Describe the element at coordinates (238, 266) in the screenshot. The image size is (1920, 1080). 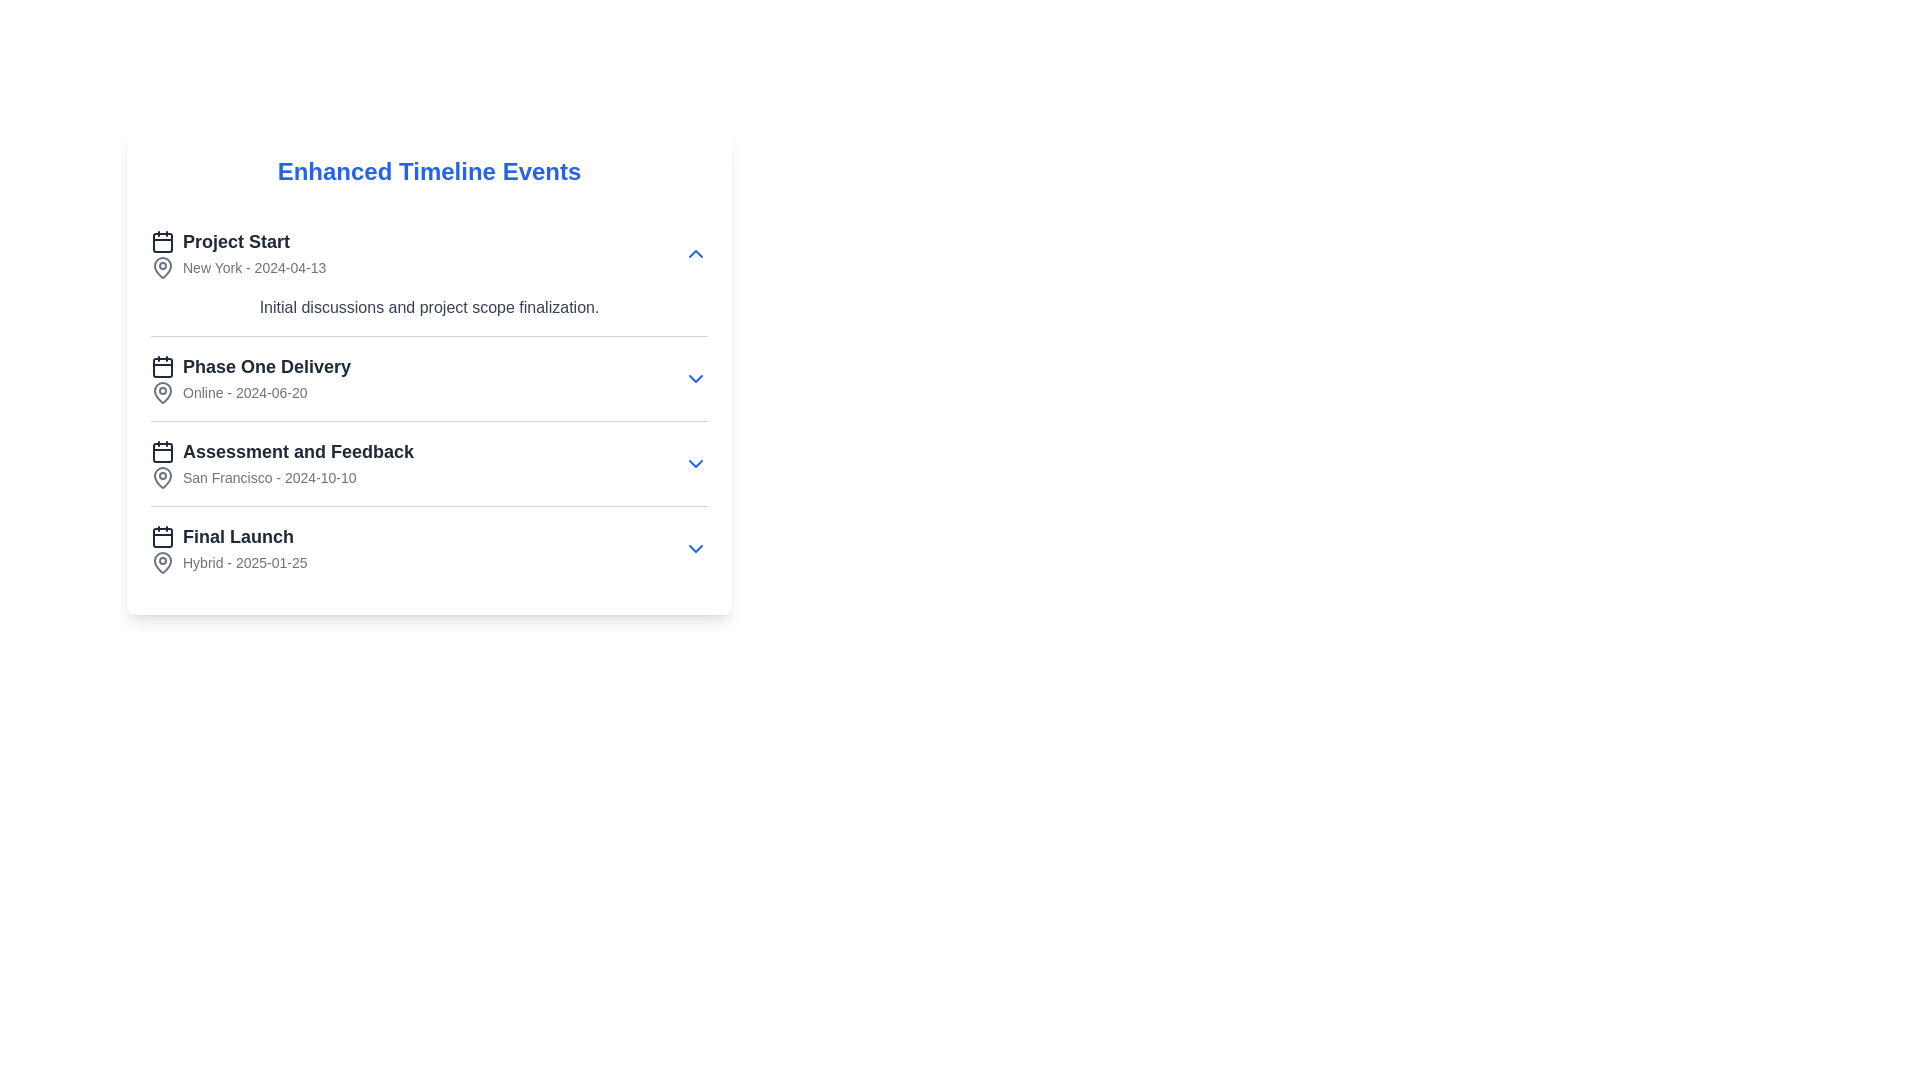
I see `the text element displaying the location and date information associated with the 'Project Start' event, located under 'Enhanced Timeline Events' and below the 'Project Start' text` at that location.